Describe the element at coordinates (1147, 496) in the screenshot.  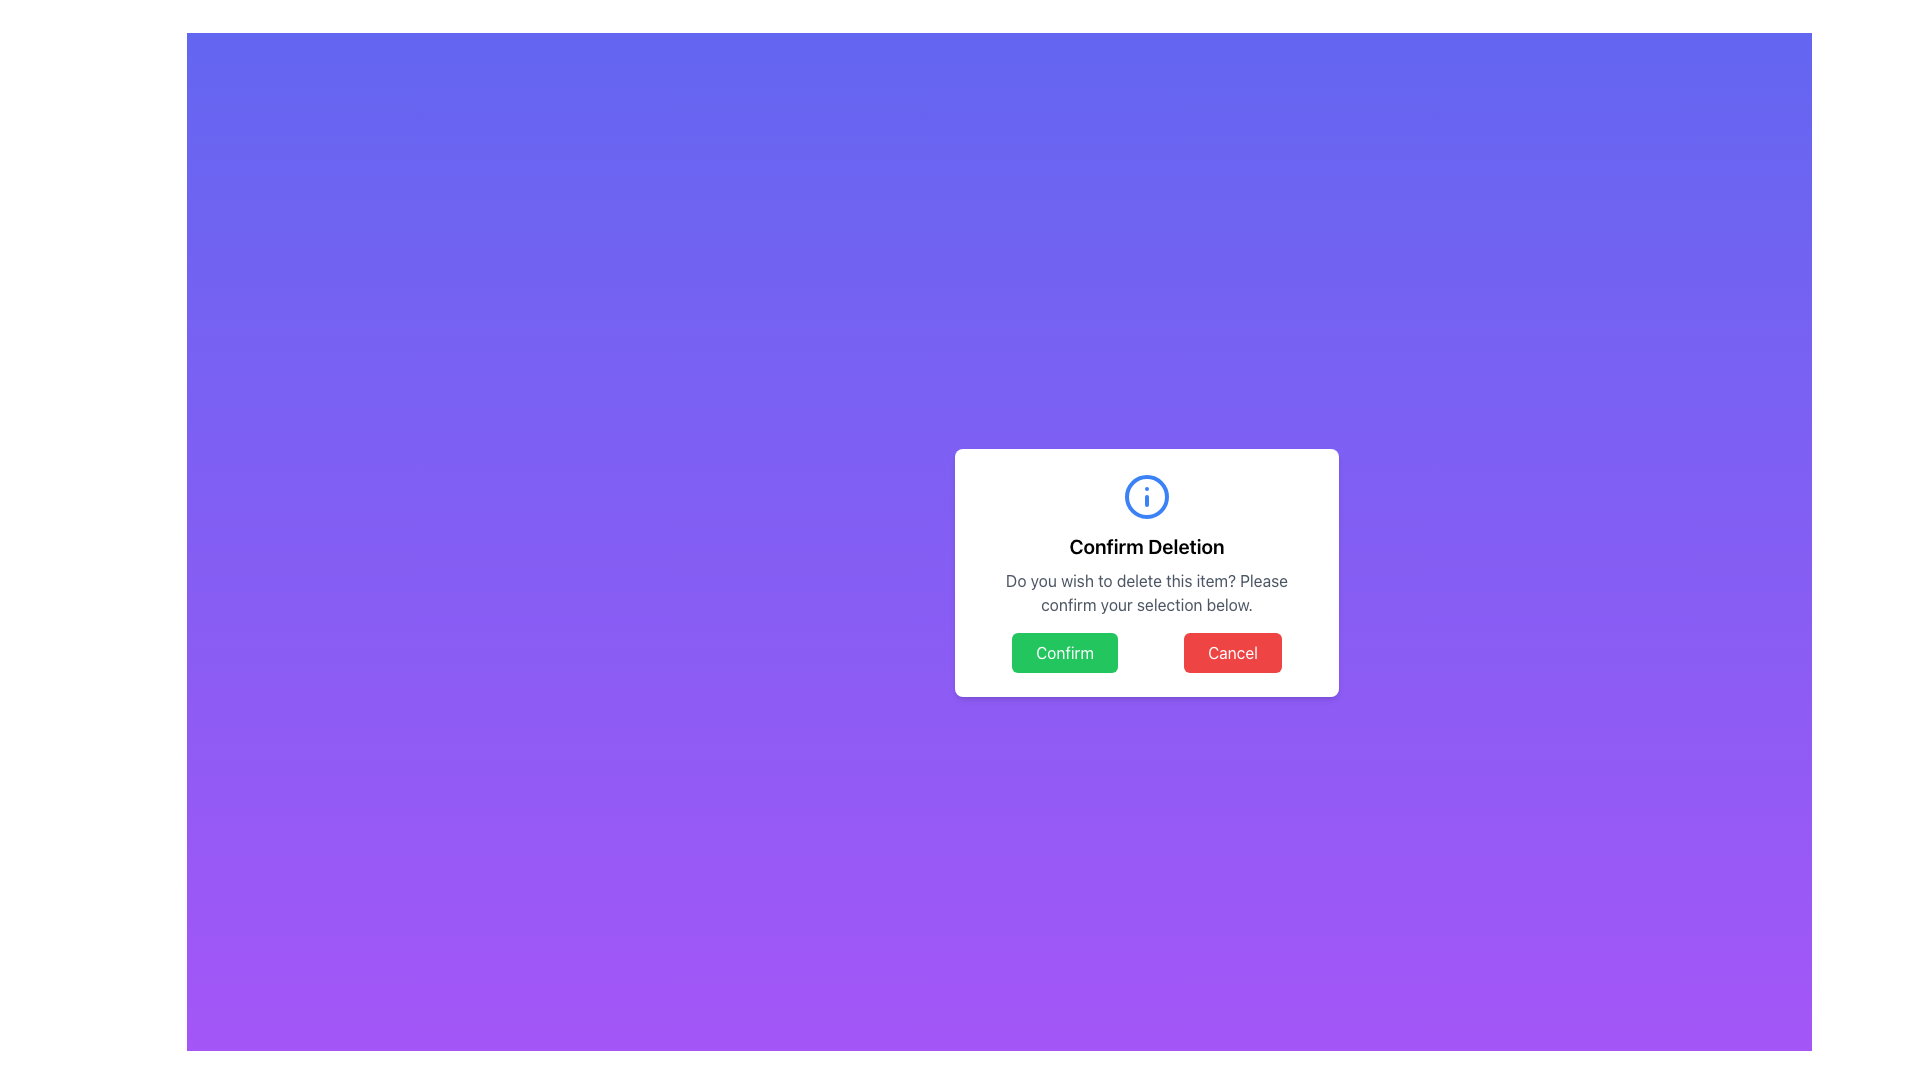
I see `the Vector Graphics Circle element located at the center of the info icon above the 'Confirm Deletion' text in the modal dialog box` at that location.